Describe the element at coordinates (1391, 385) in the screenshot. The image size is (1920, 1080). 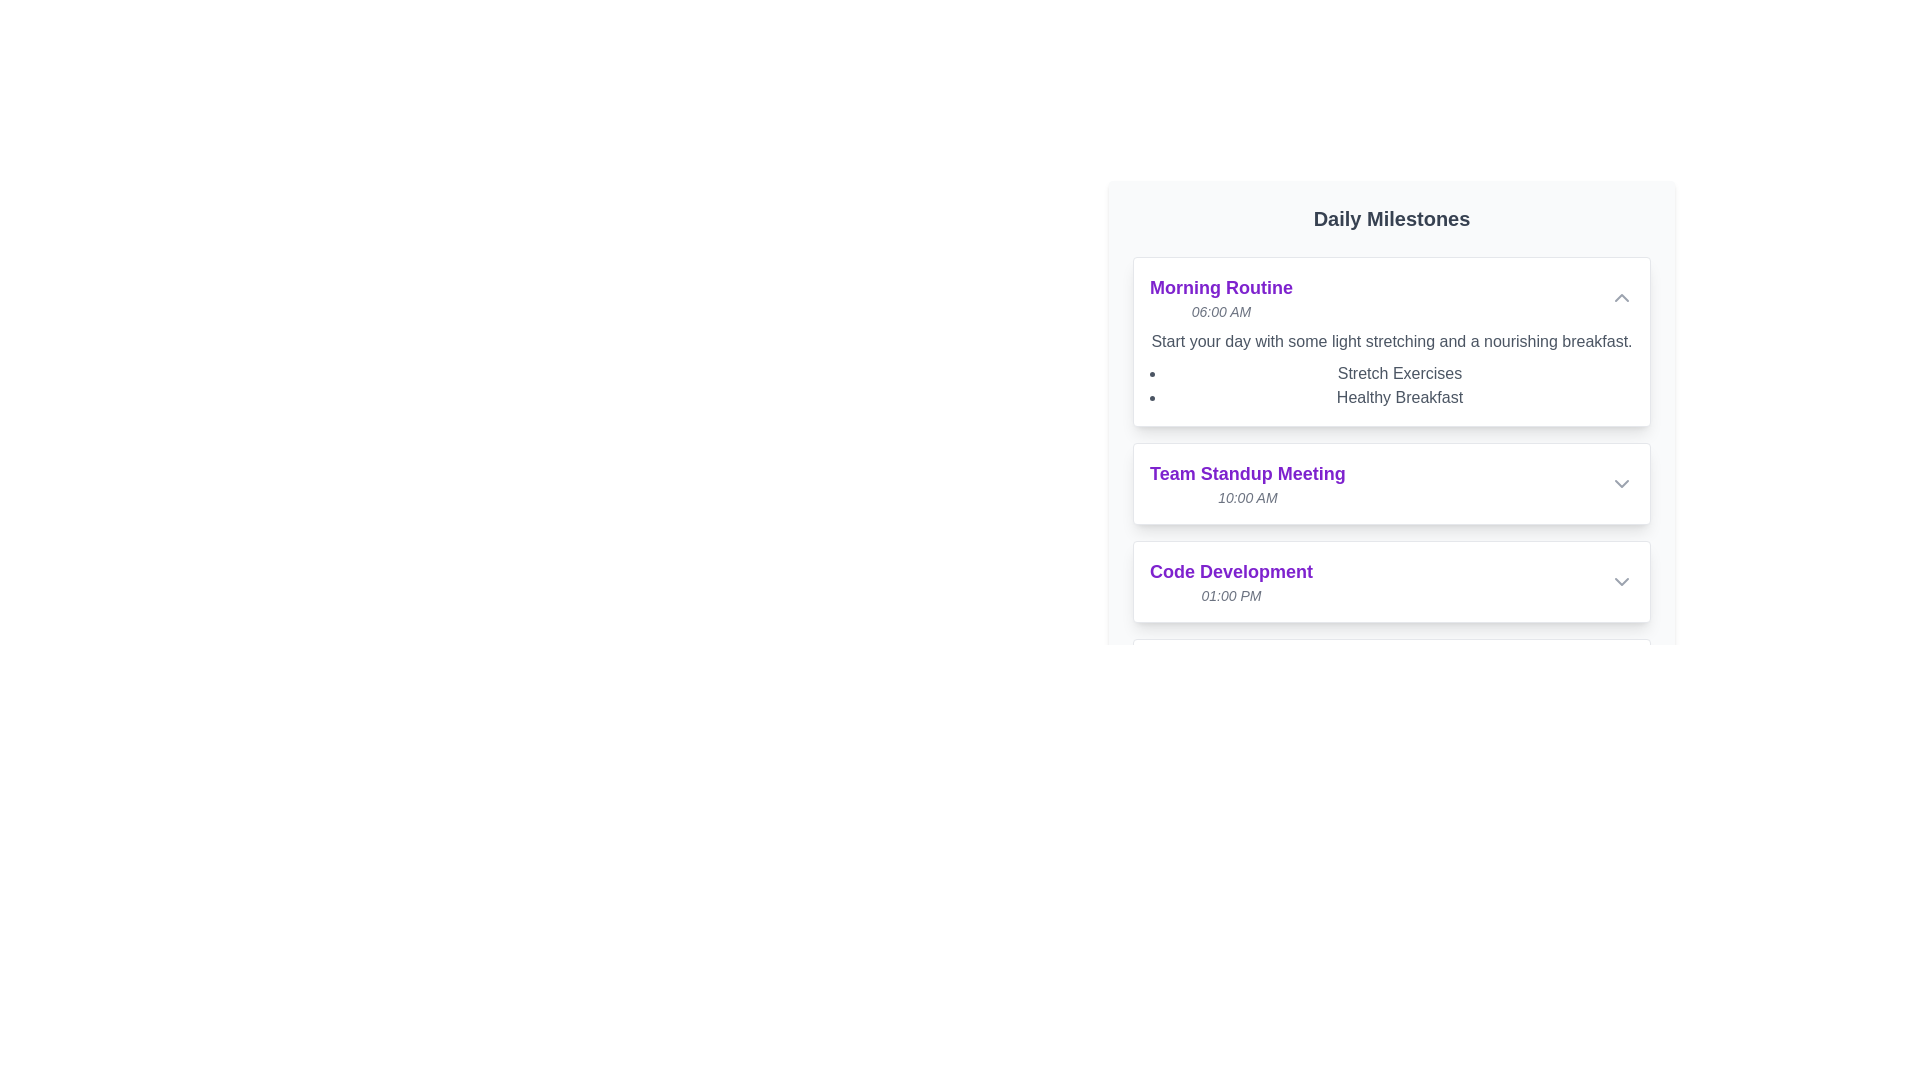
I see `the list item that details activities associated with the 'Morning Routine' milestone, located under the text 'Start your day with some light stretching and a nourishing breakfast.'` at that location.